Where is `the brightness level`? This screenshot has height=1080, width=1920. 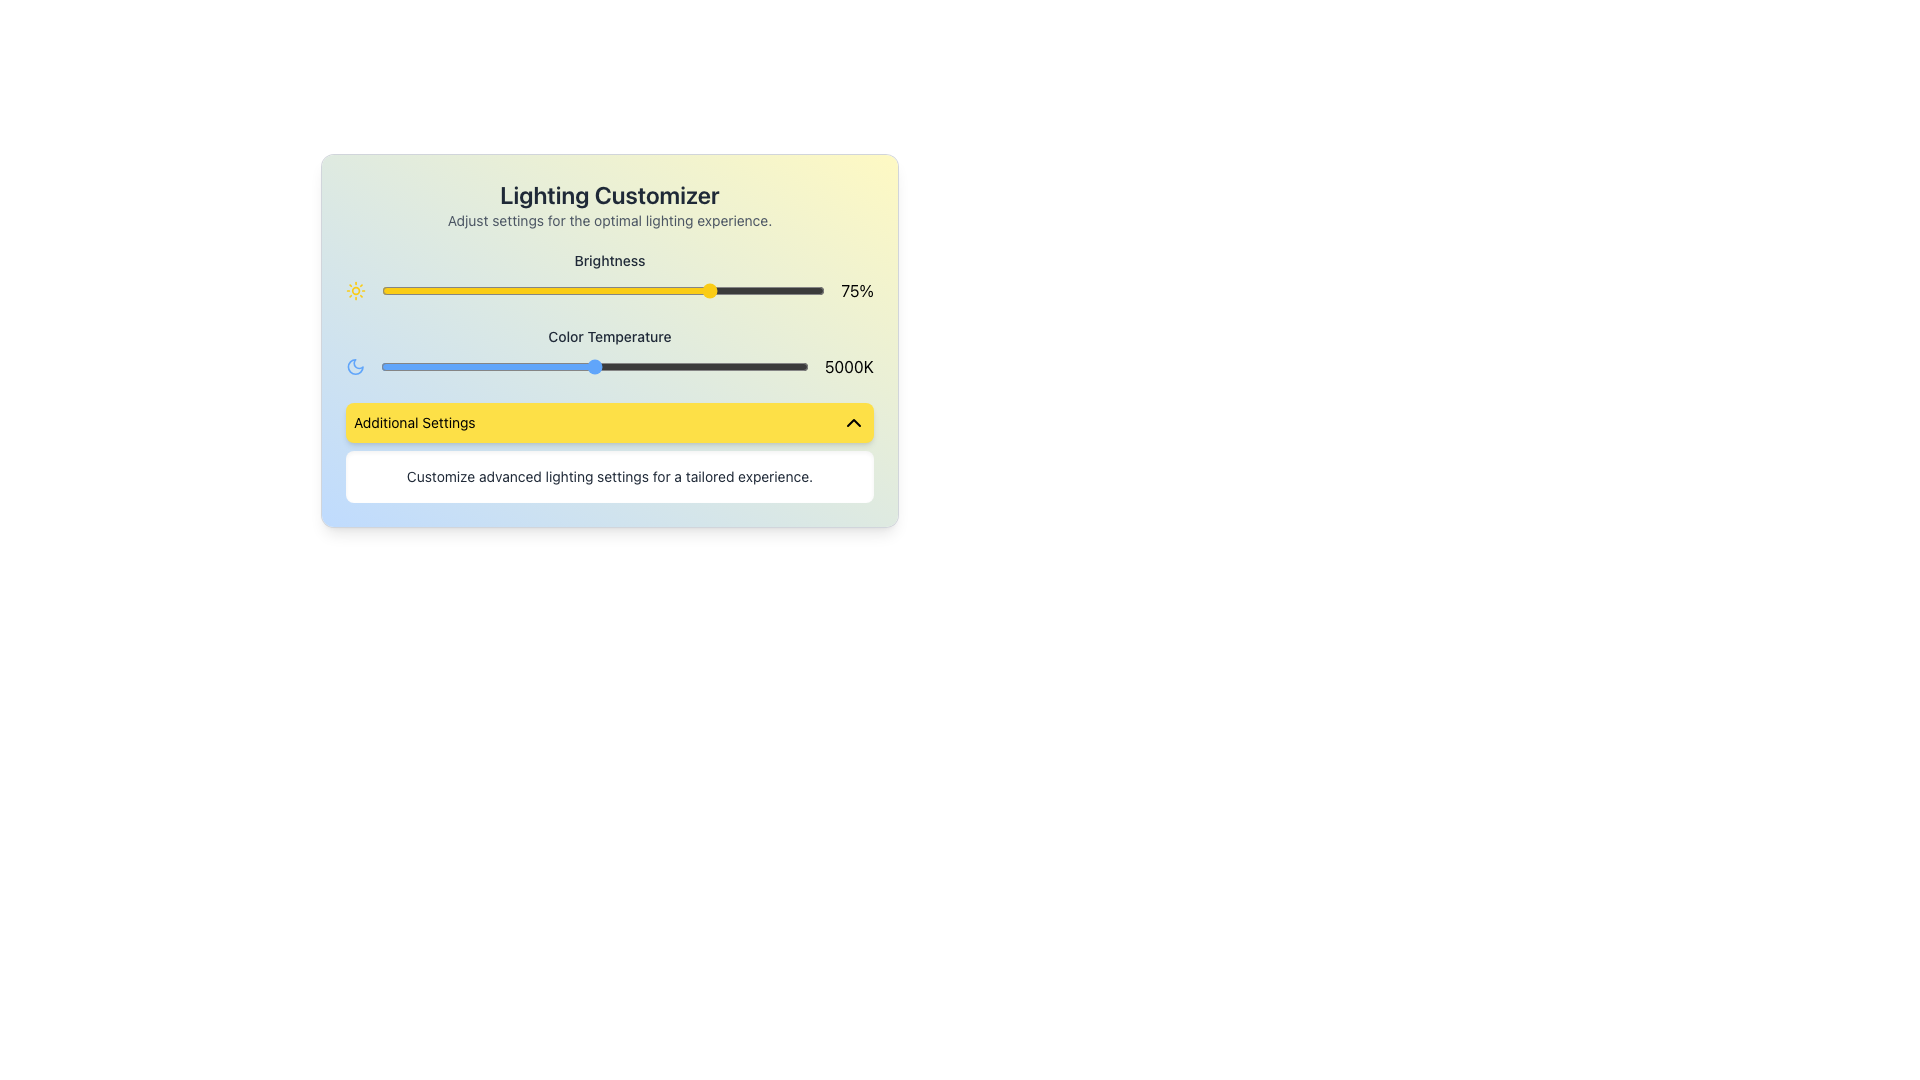 the brightness level is located at coordinates (571, 290).